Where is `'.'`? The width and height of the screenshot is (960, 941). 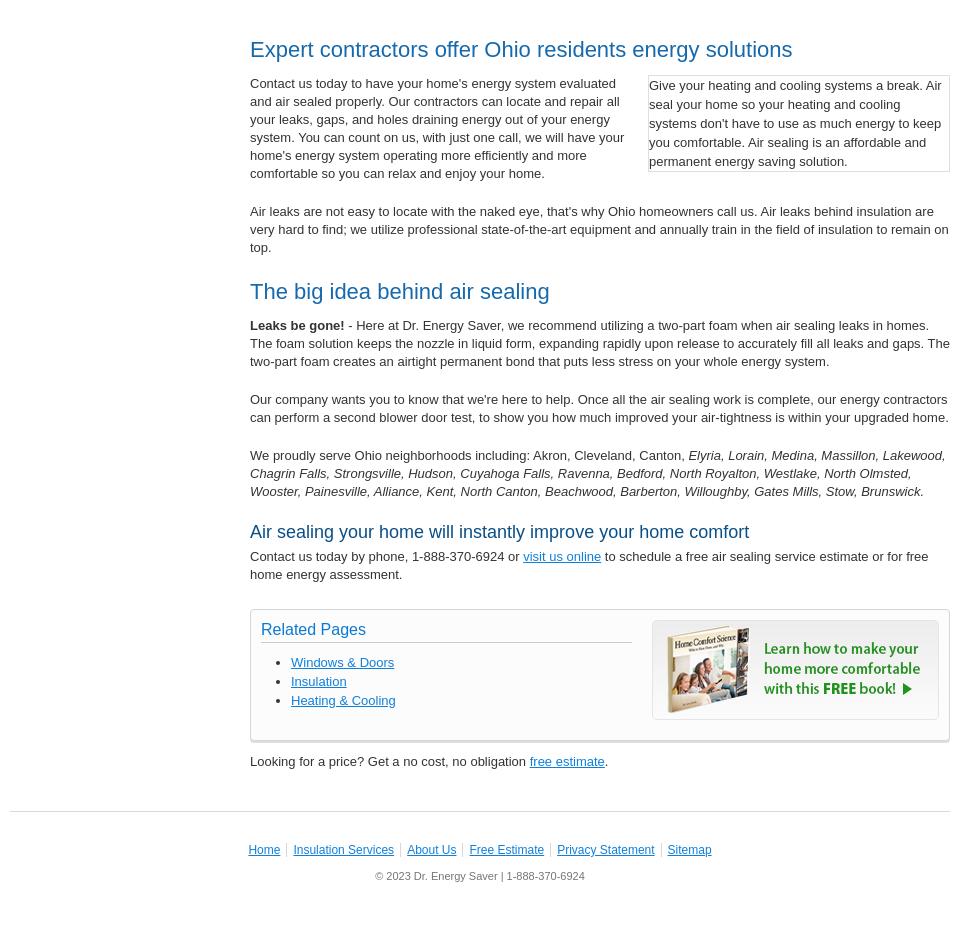
'.' is located at coordinates (604, 760).